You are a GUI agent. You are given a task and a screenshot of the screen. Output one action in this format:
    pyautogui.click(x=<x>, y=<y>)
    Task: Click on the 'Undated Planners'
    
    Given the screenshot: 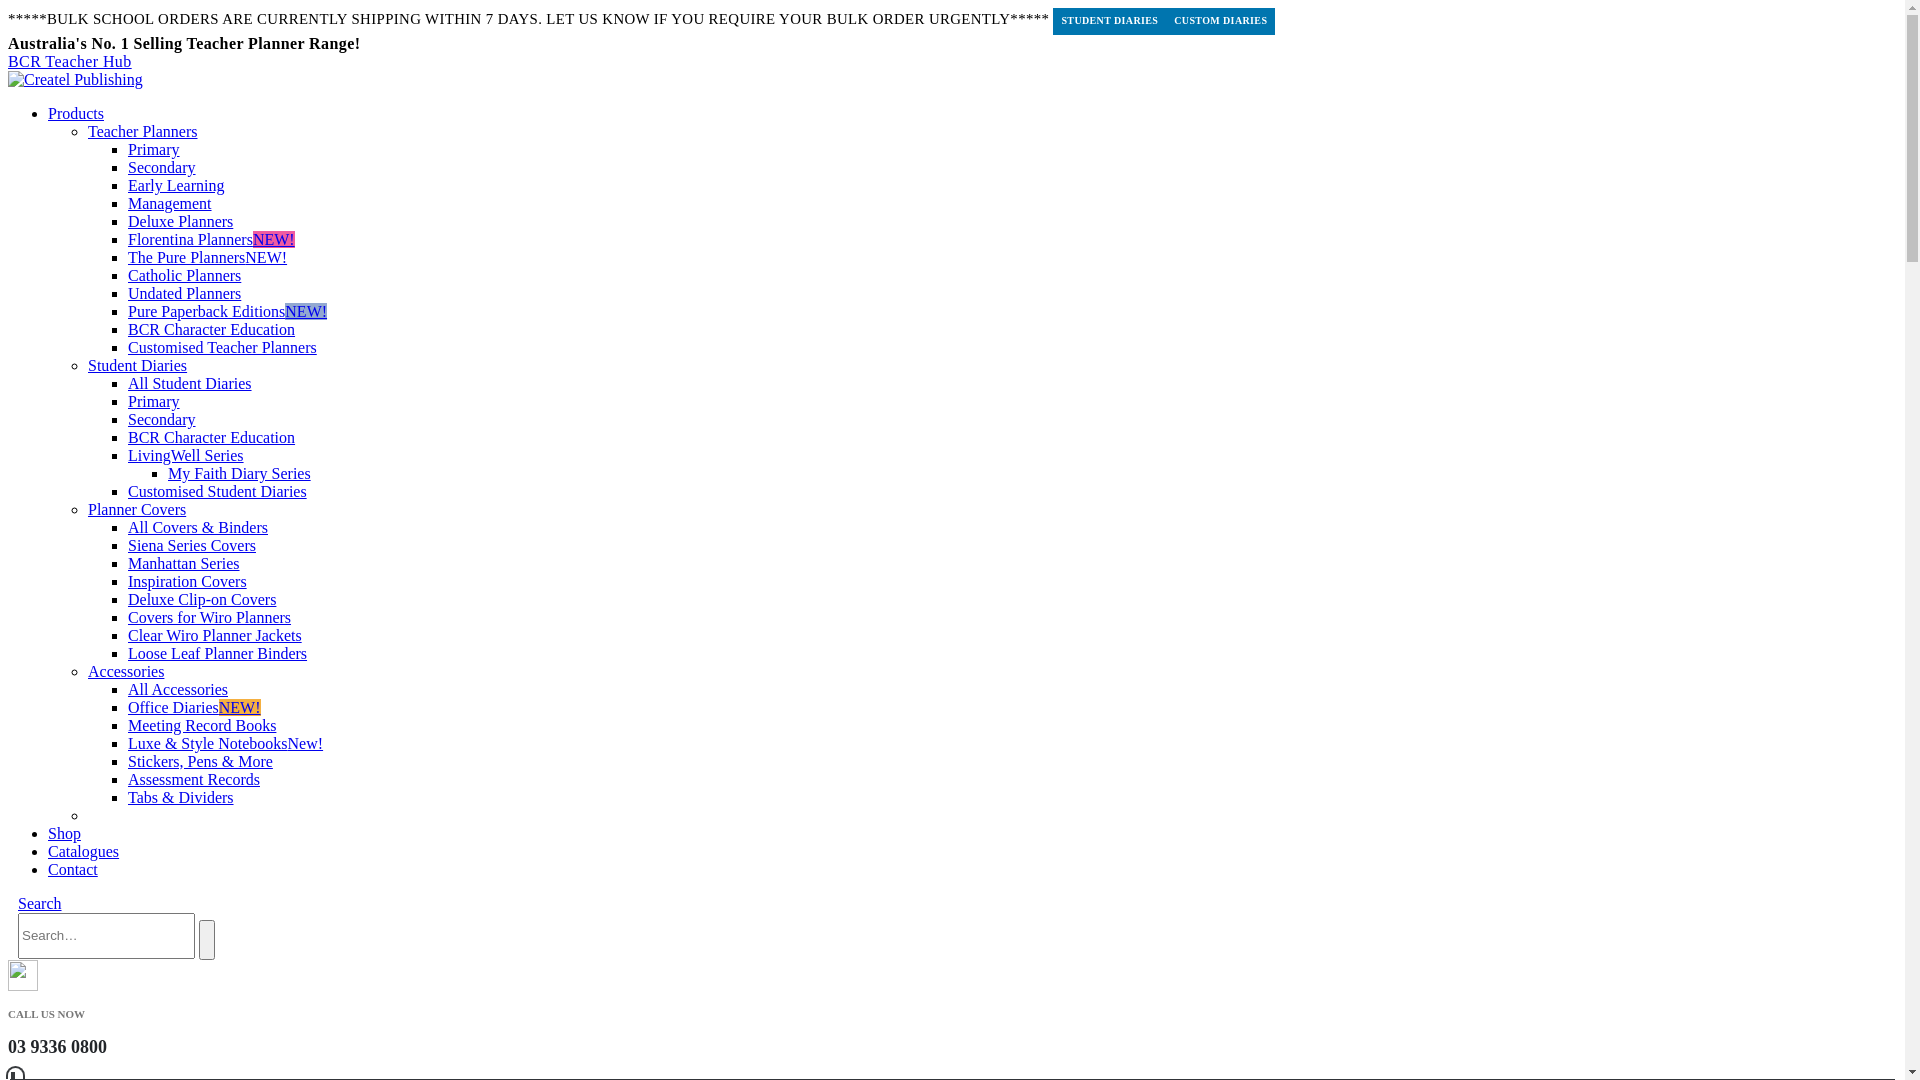 What is the action you would take?
    pyautogui.click(x=184, y=293)
    